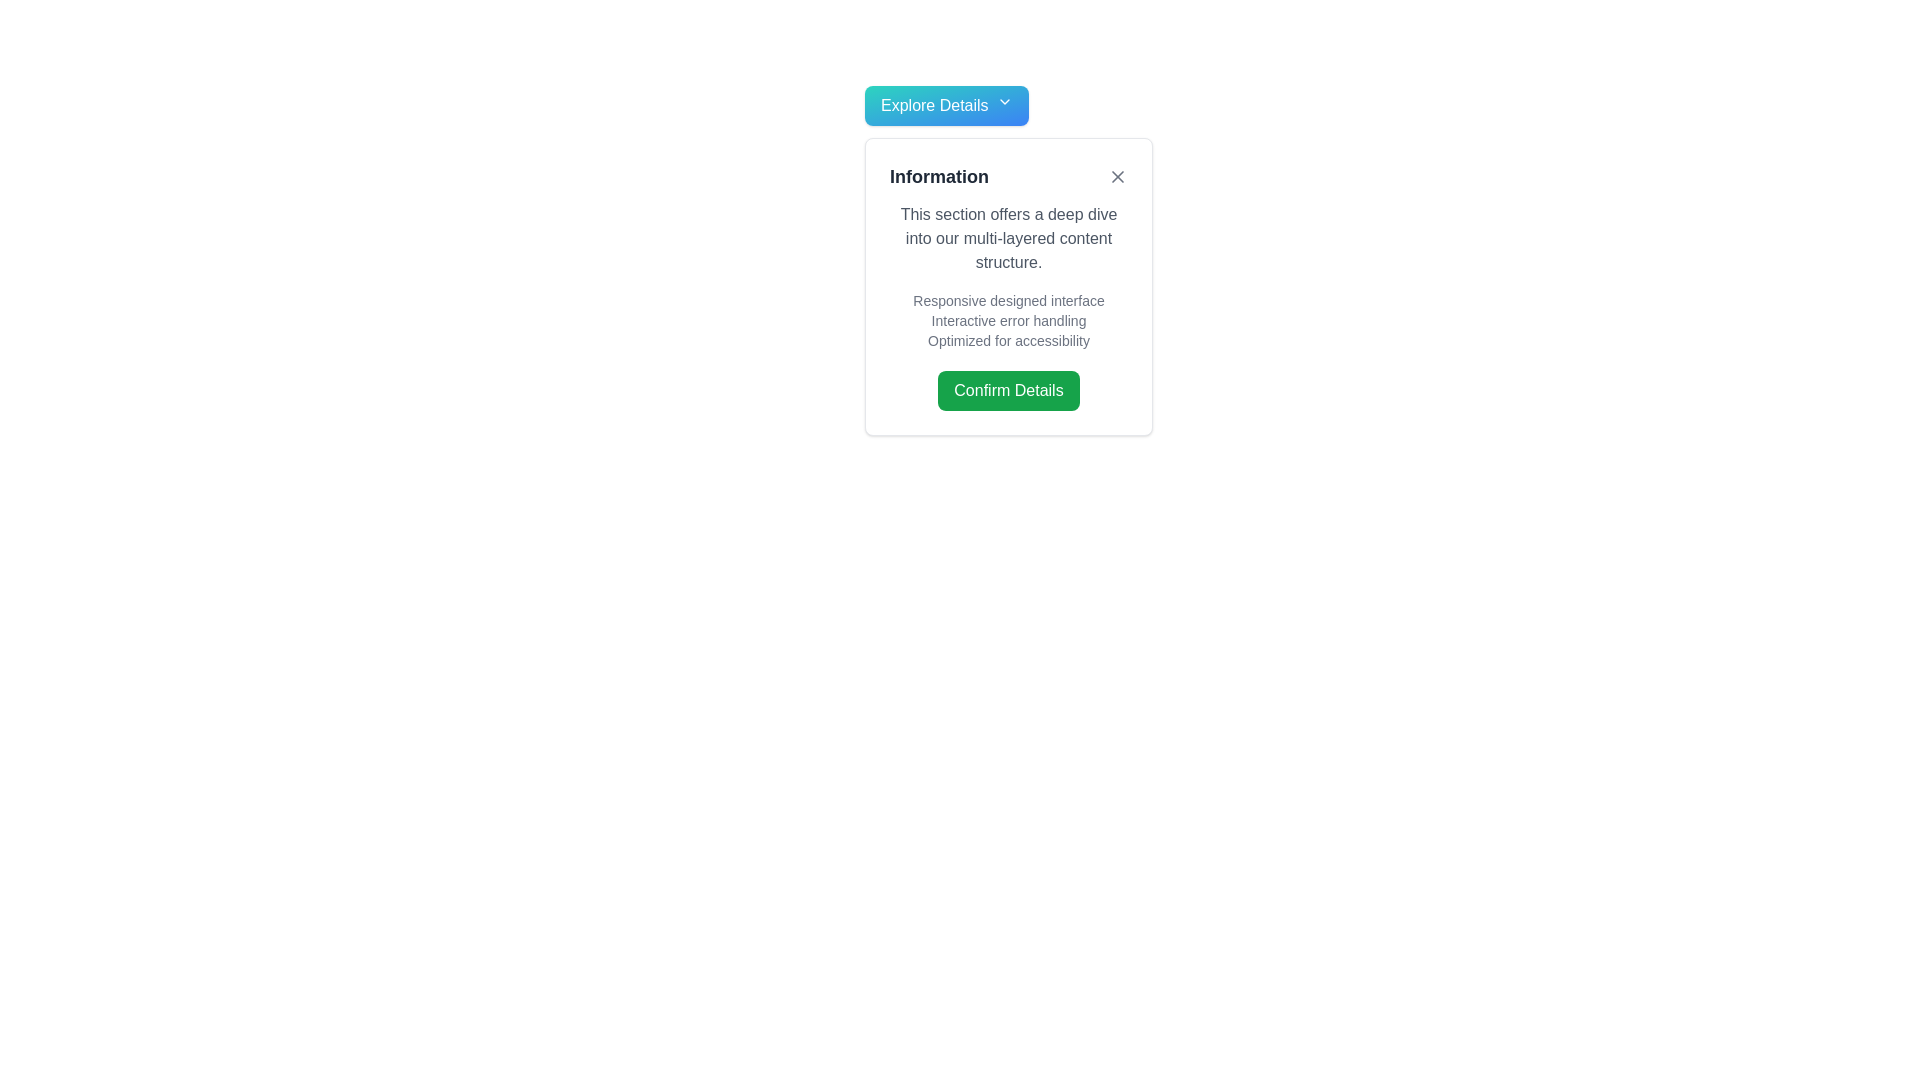 This screenshot has width=1920, height=1080. I want to click on the Dropdown trigger button located near the top of the interface, slightly offset to the left, so click(1008, 105).